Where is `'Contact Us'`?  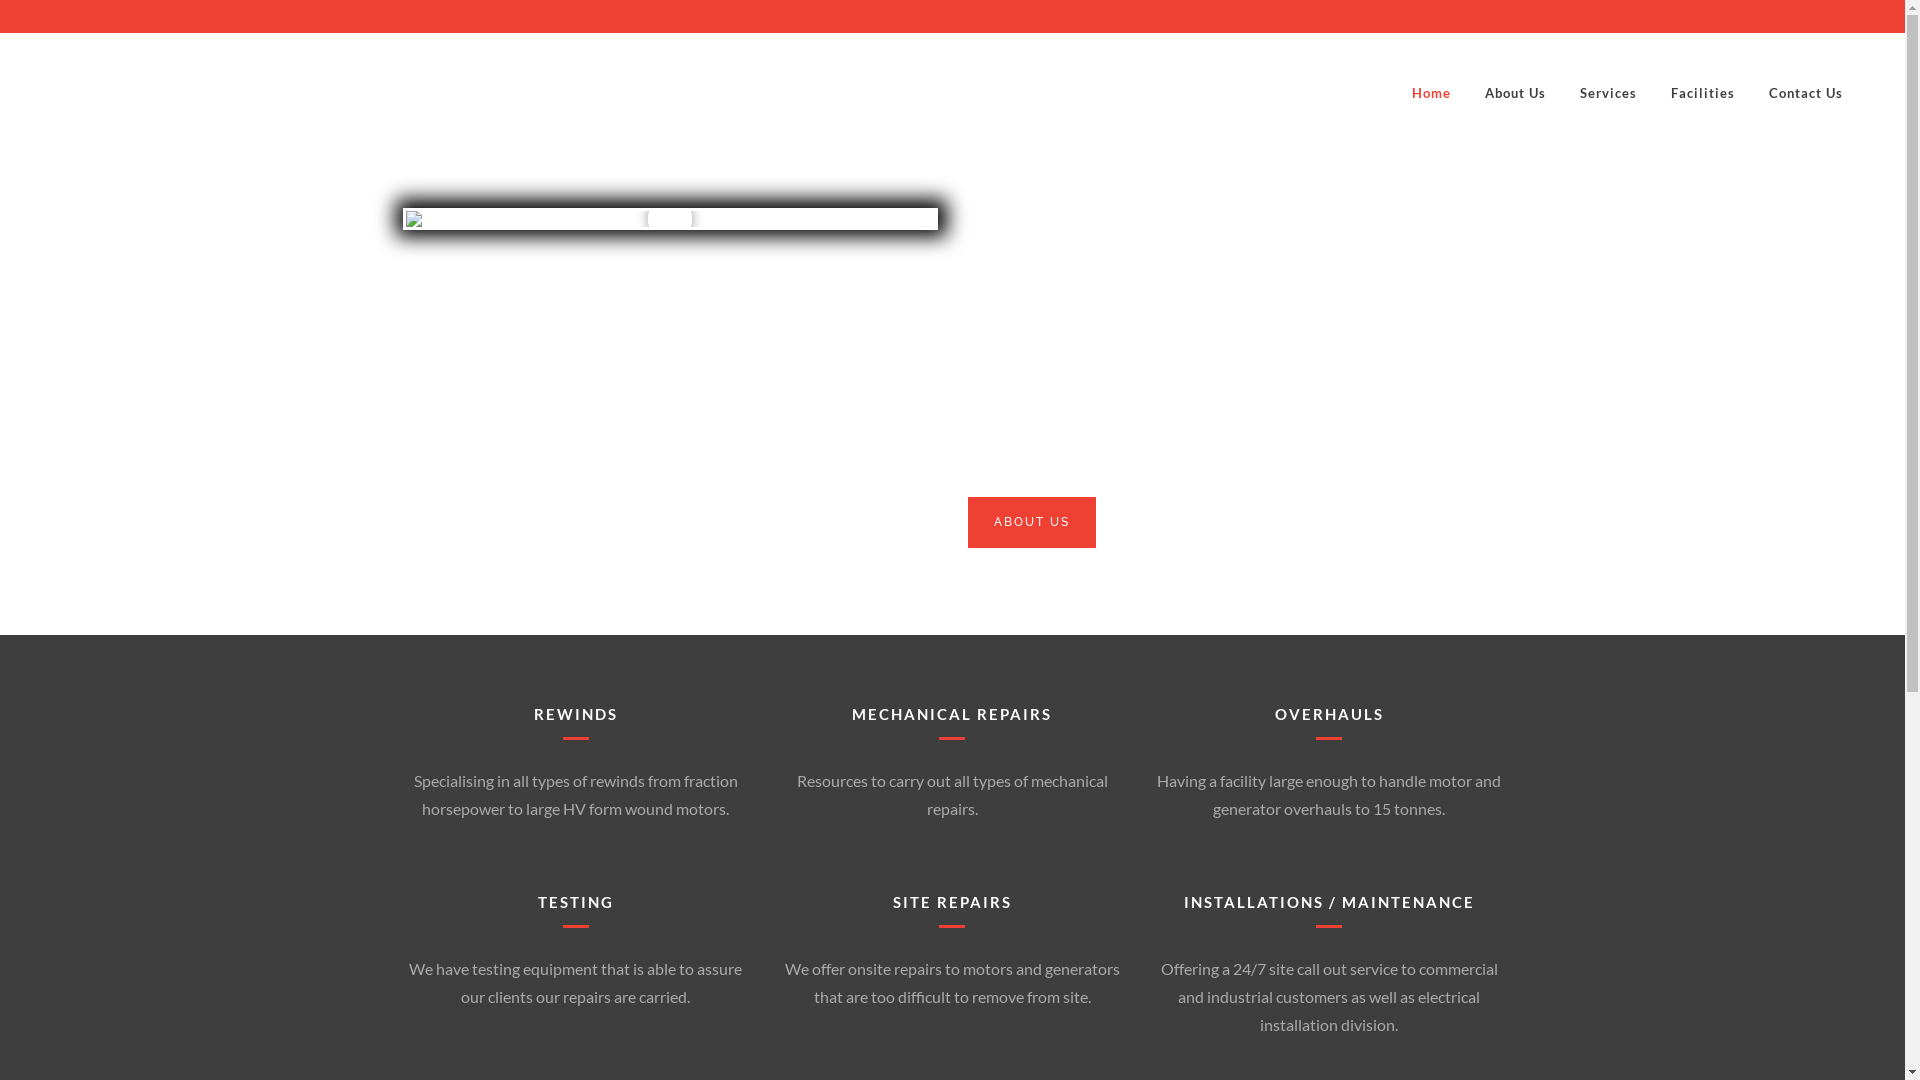 'Contact Us' is located at coordinates (1805, 92).